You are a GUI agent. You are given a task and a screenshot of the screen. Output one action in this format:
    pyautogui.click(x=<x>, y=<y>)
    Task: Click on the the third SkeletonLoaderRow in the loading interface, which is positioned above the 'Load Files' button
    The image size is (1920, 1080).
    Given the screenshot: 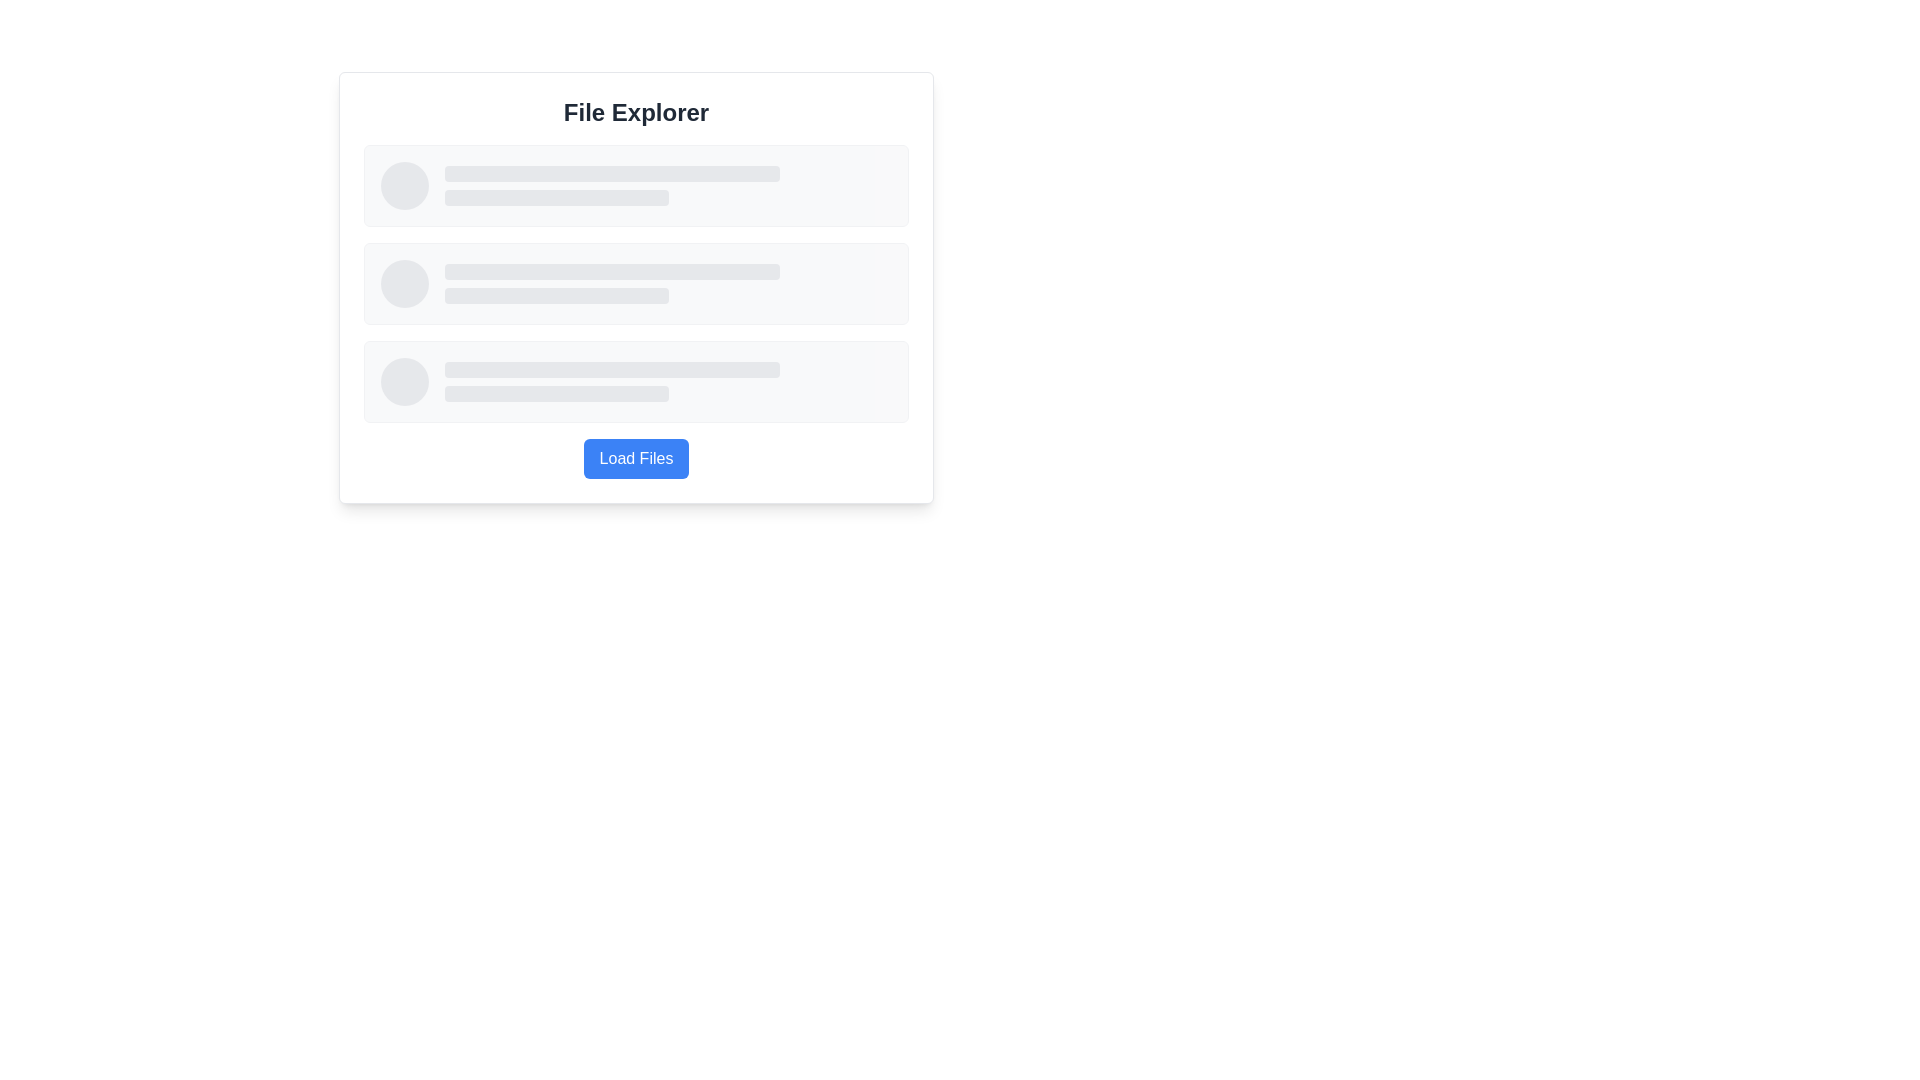 What is the action you would take?
    pyautogui.click(x=635, y=381)
    